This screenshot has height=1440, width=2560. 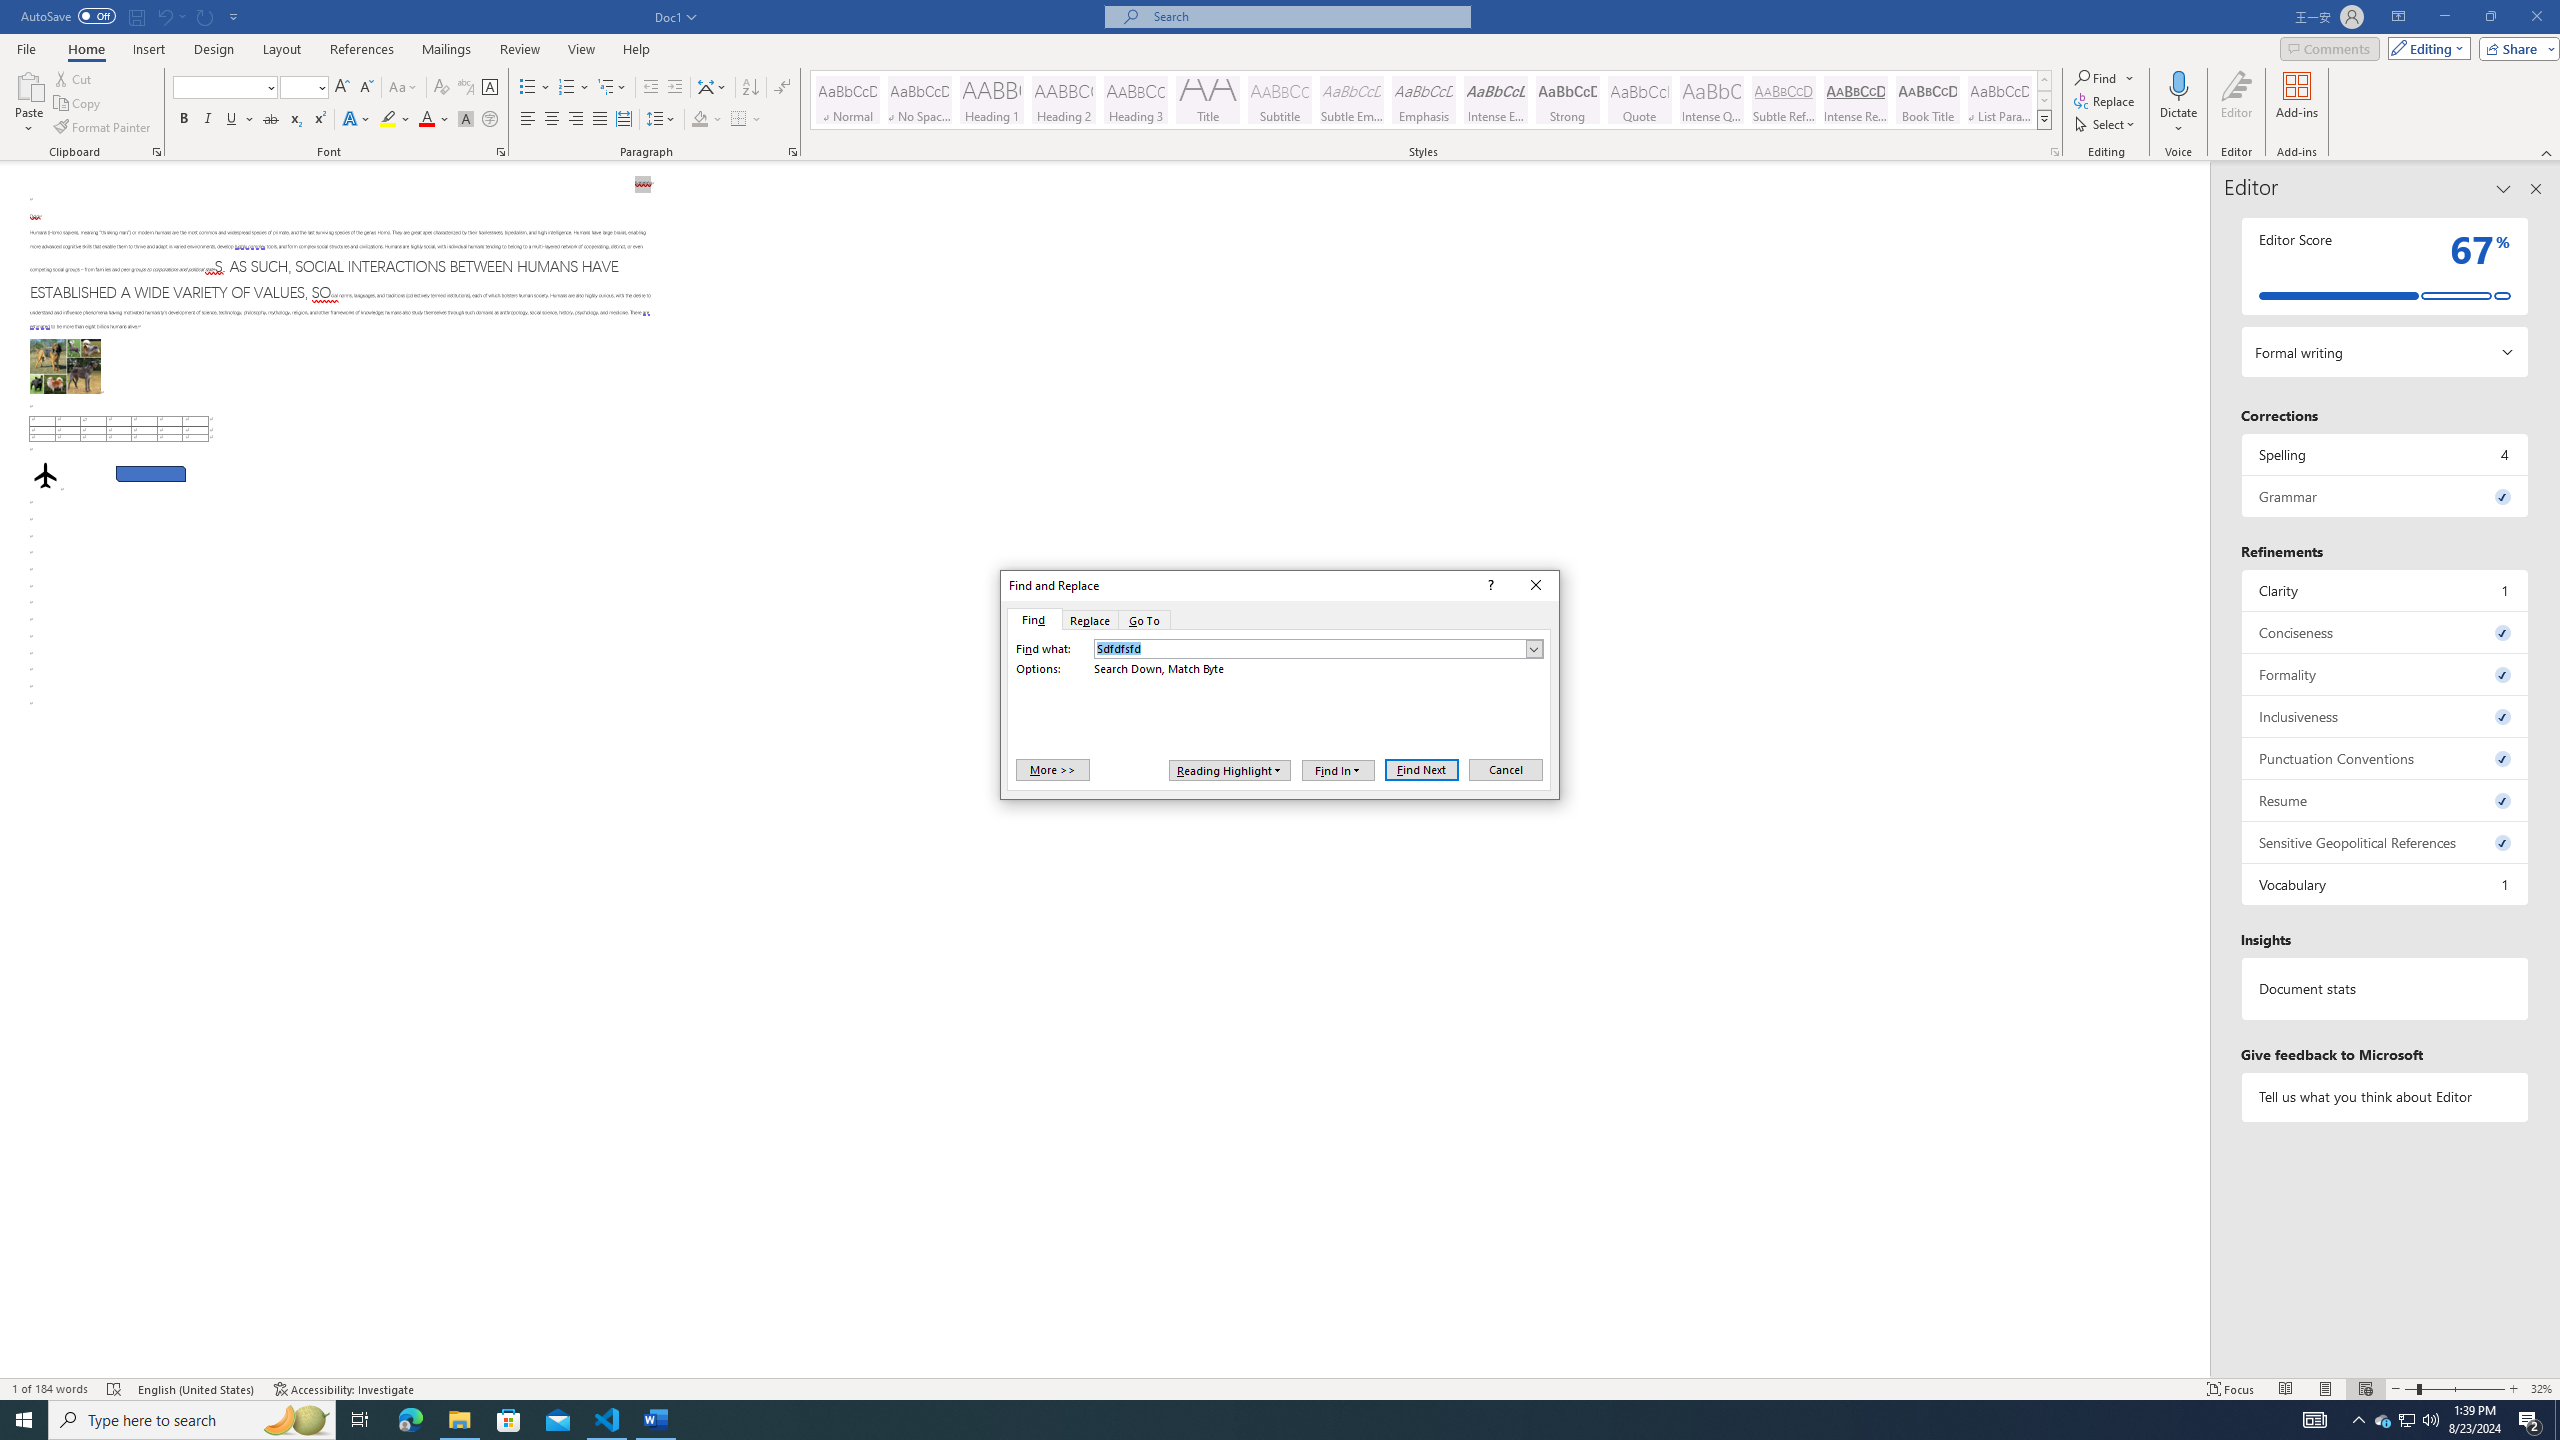 I want to click on 'Grammar, 0 issues. Press space or enter to review items.', so click(x=2384, y=495).